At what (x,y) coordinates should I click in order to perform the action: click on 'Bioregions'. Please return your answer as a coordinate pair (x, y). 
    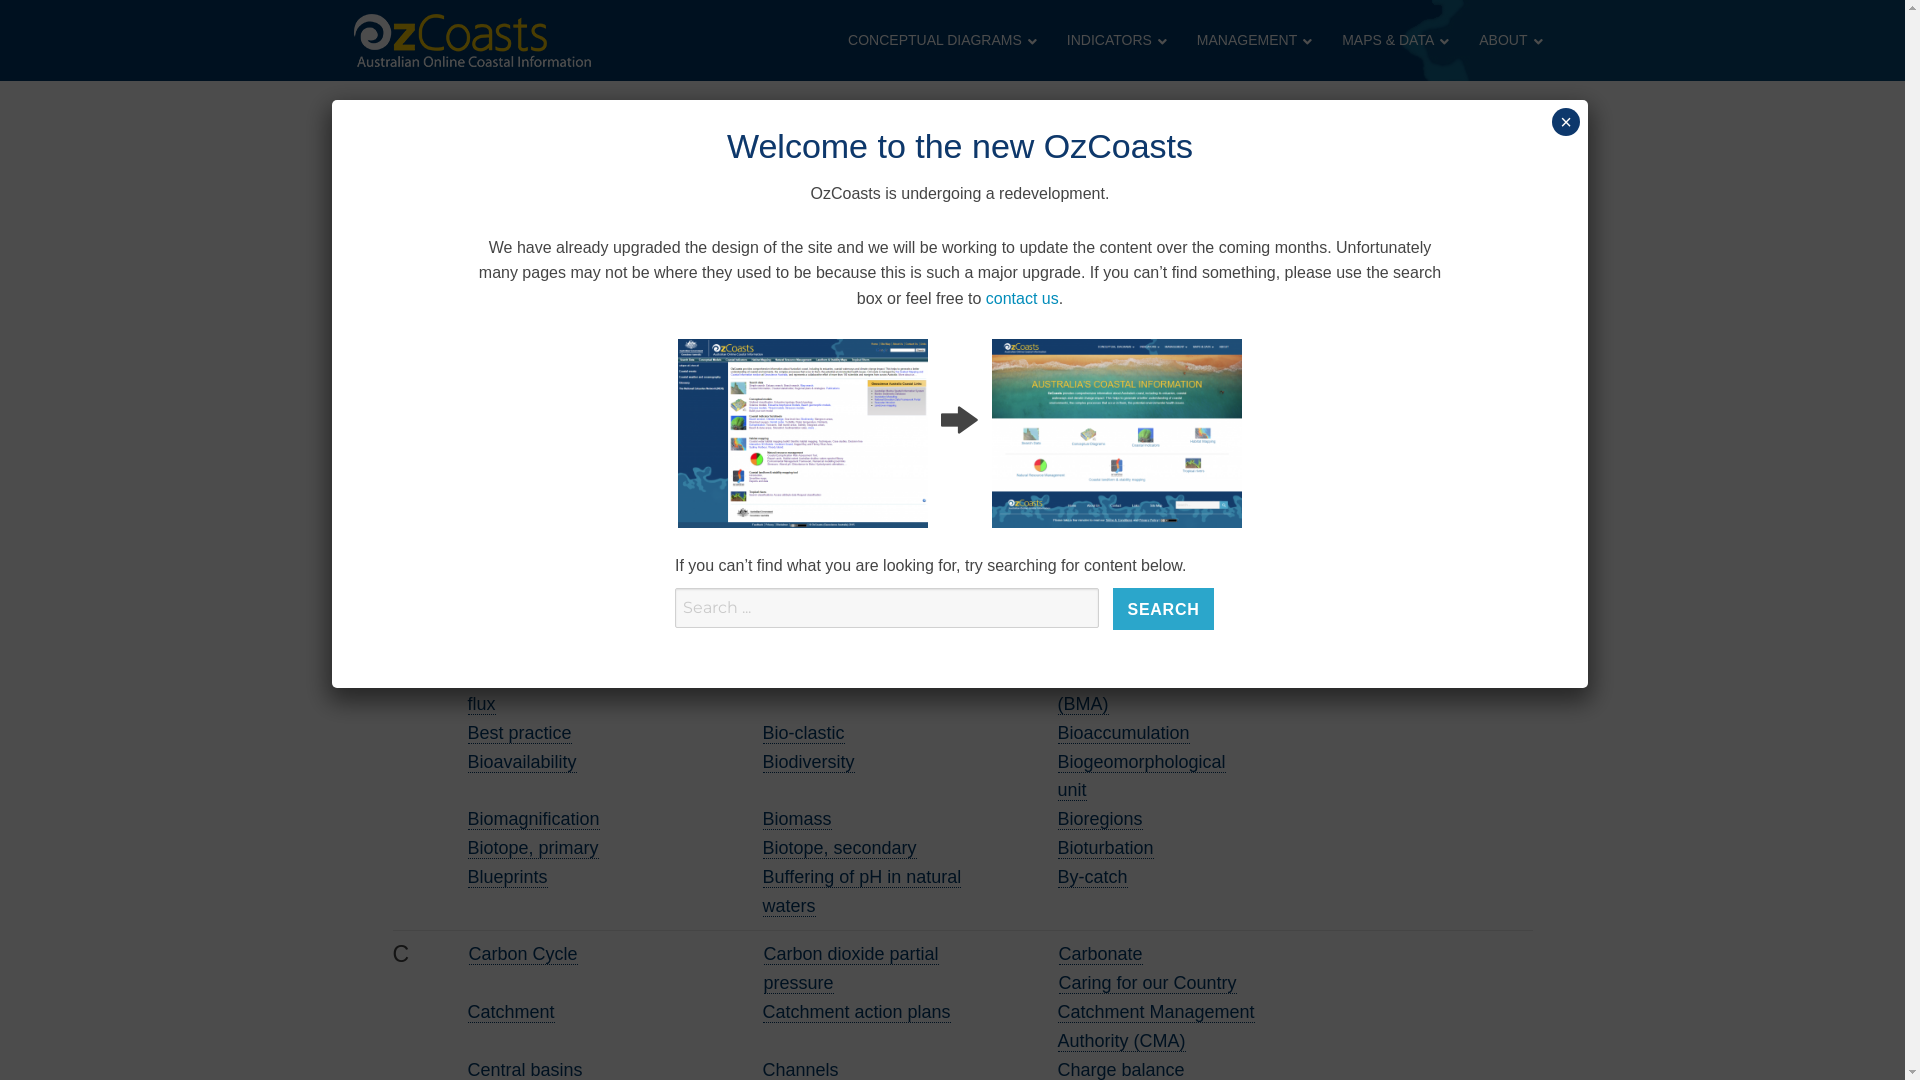
    Looking at the image, I should click on (1099, 819).